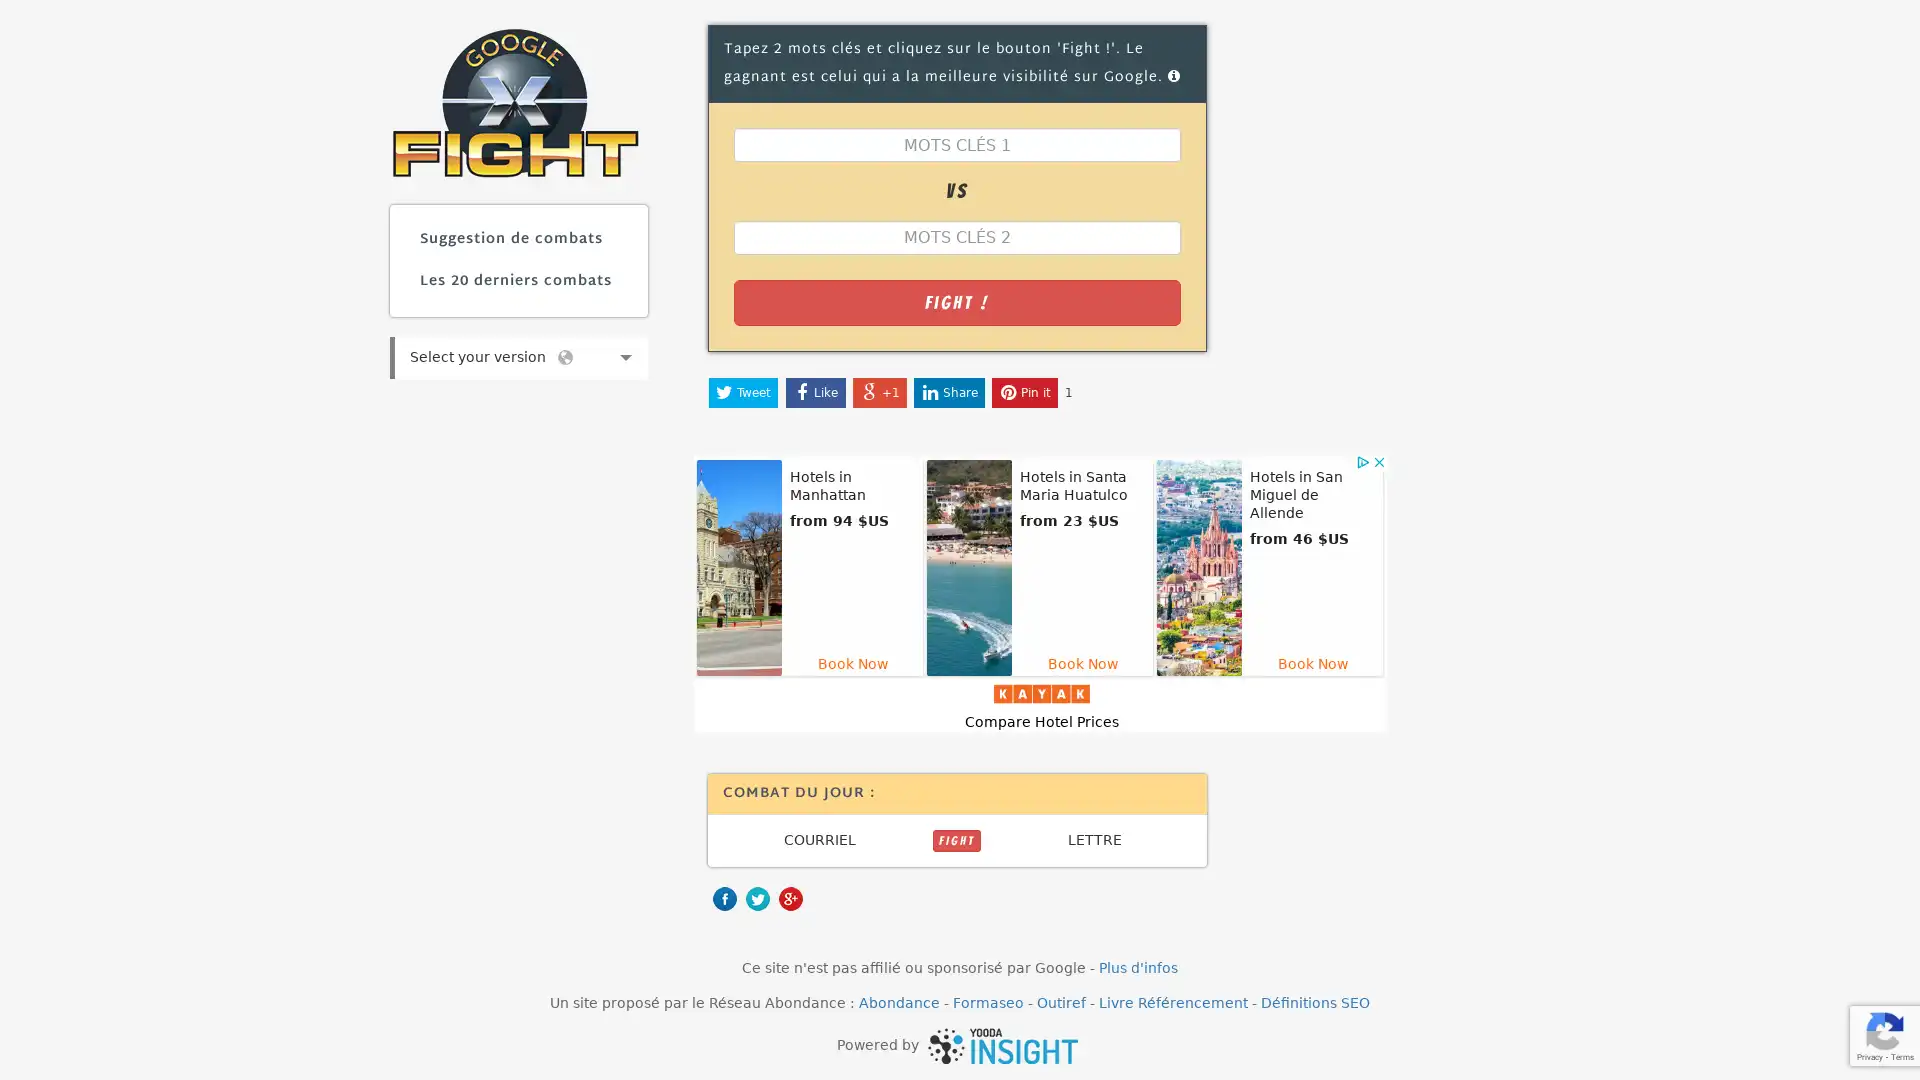 The width and height of the screenshot is (1920, 1080). Describe the element at coordinates (955, 301) in the screenshot. I see `Fight !` at that location.